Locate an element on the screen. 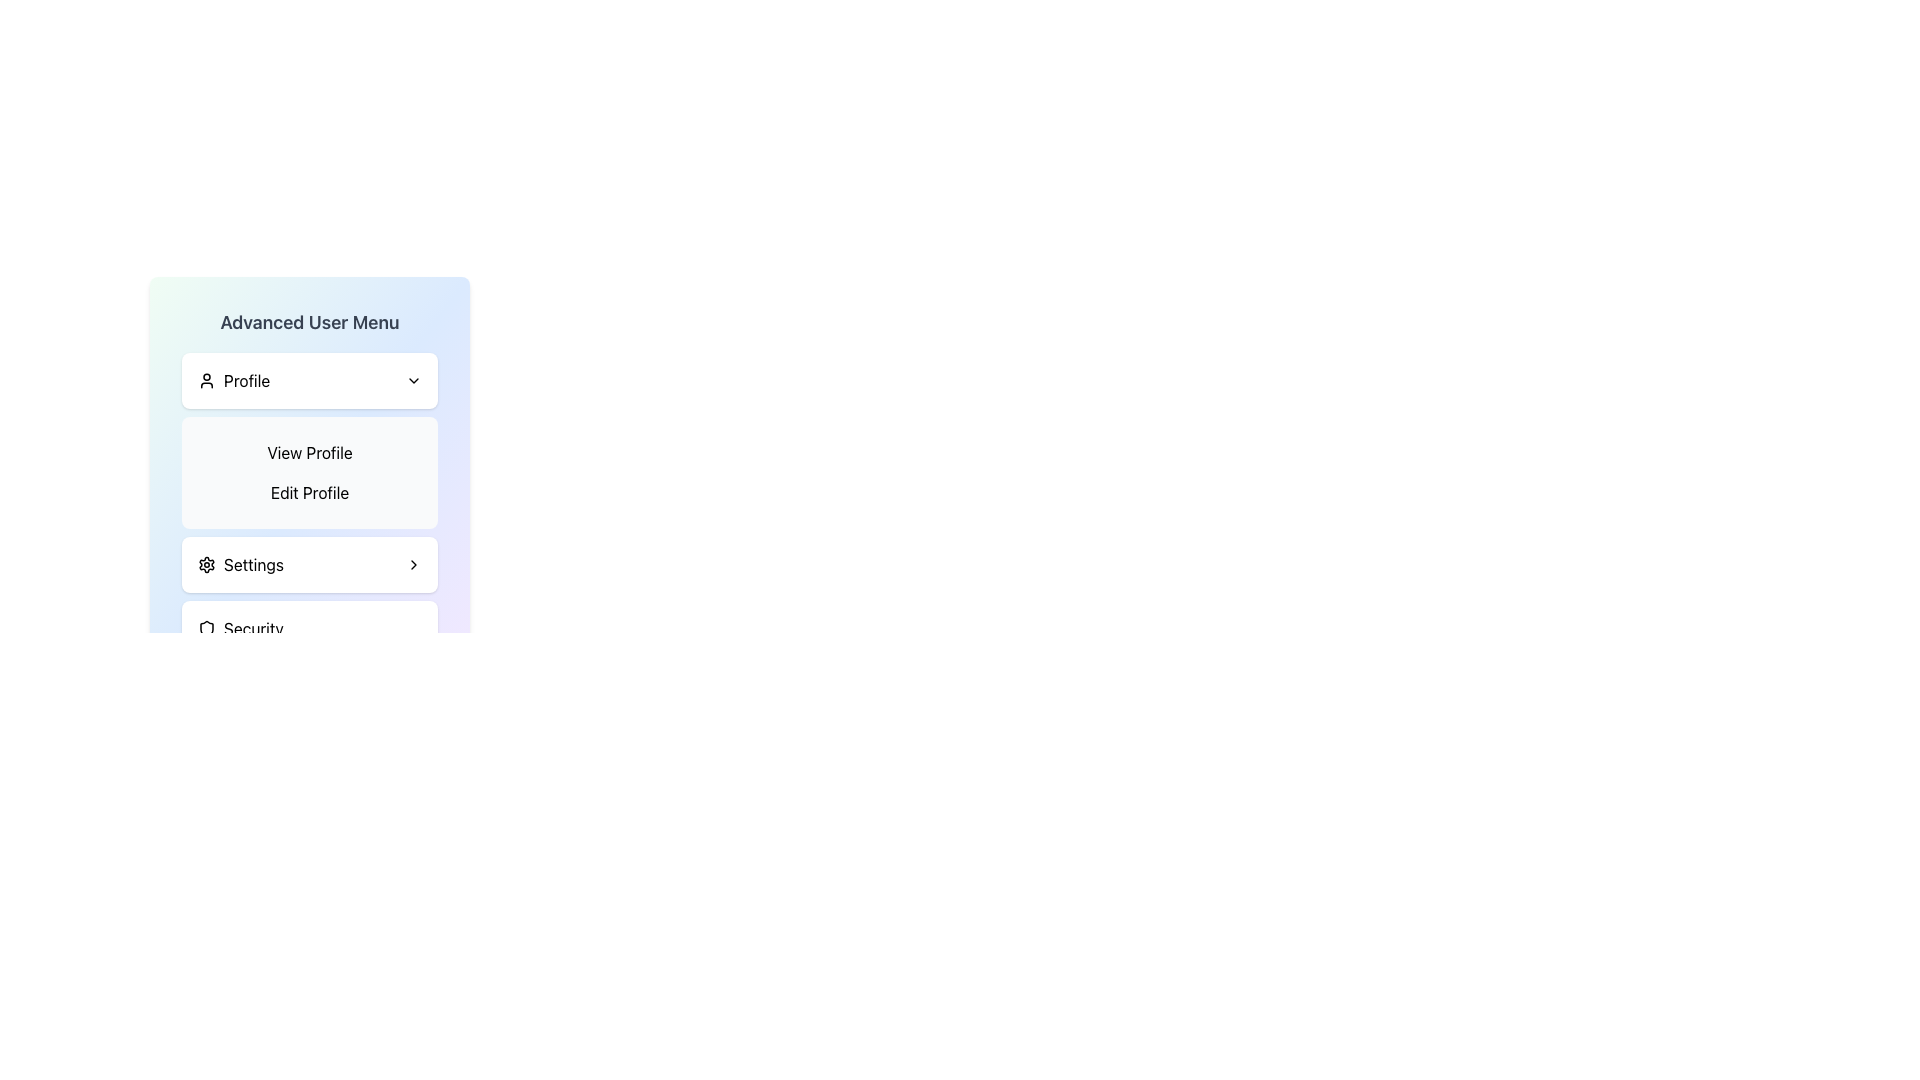 The image size is (1920, 1080). the downward-pointing chevron icon is located at coordinates (412, 381).